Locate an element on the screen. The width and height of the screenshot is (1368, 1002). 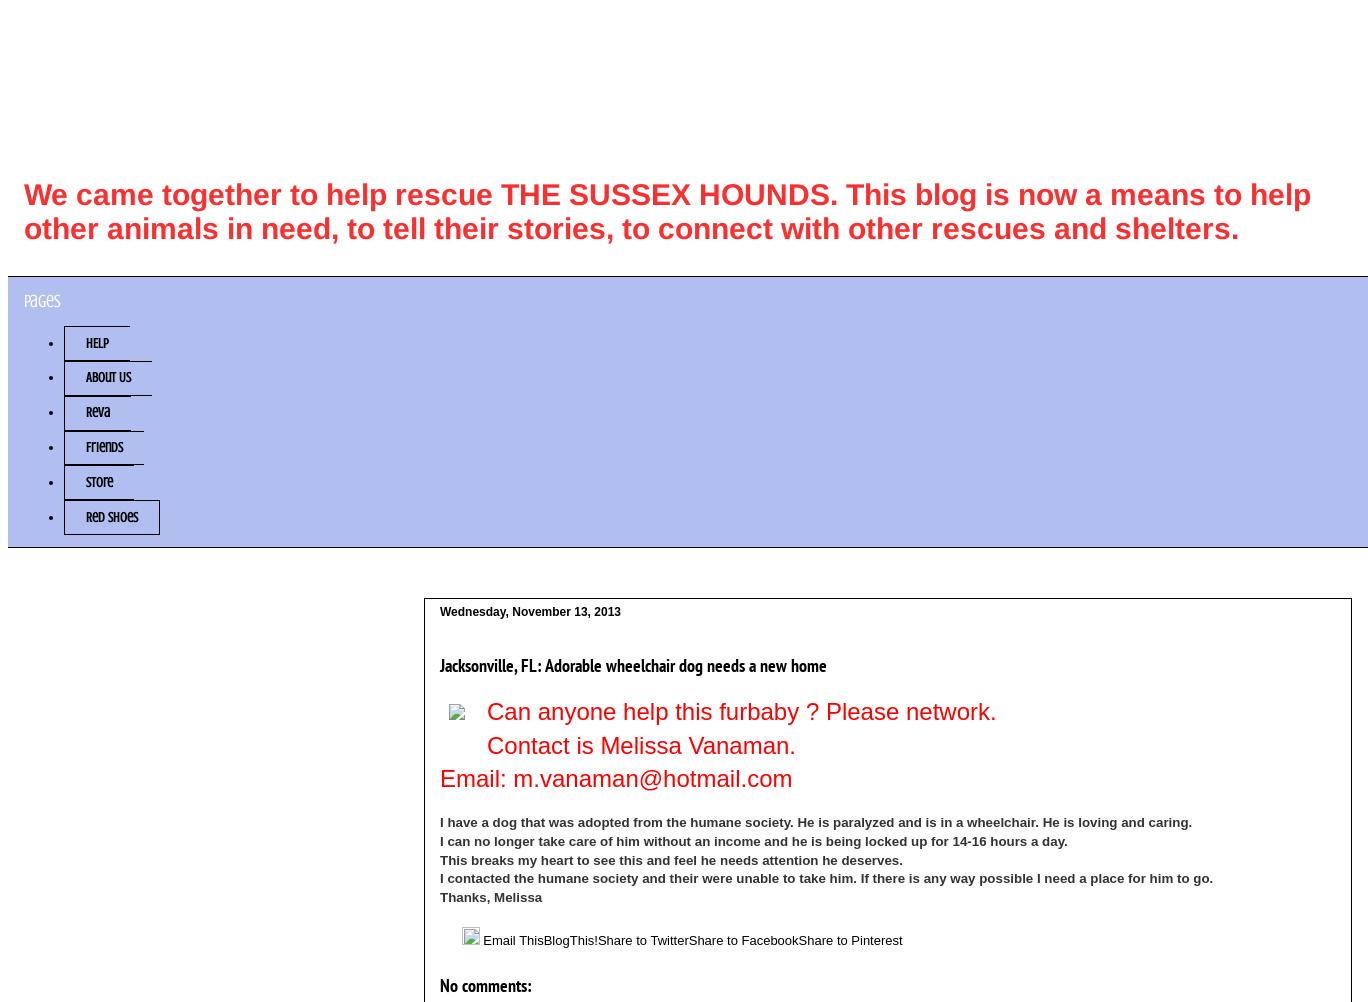
'Share to Pinterest' is located at coordinates (849, 939).